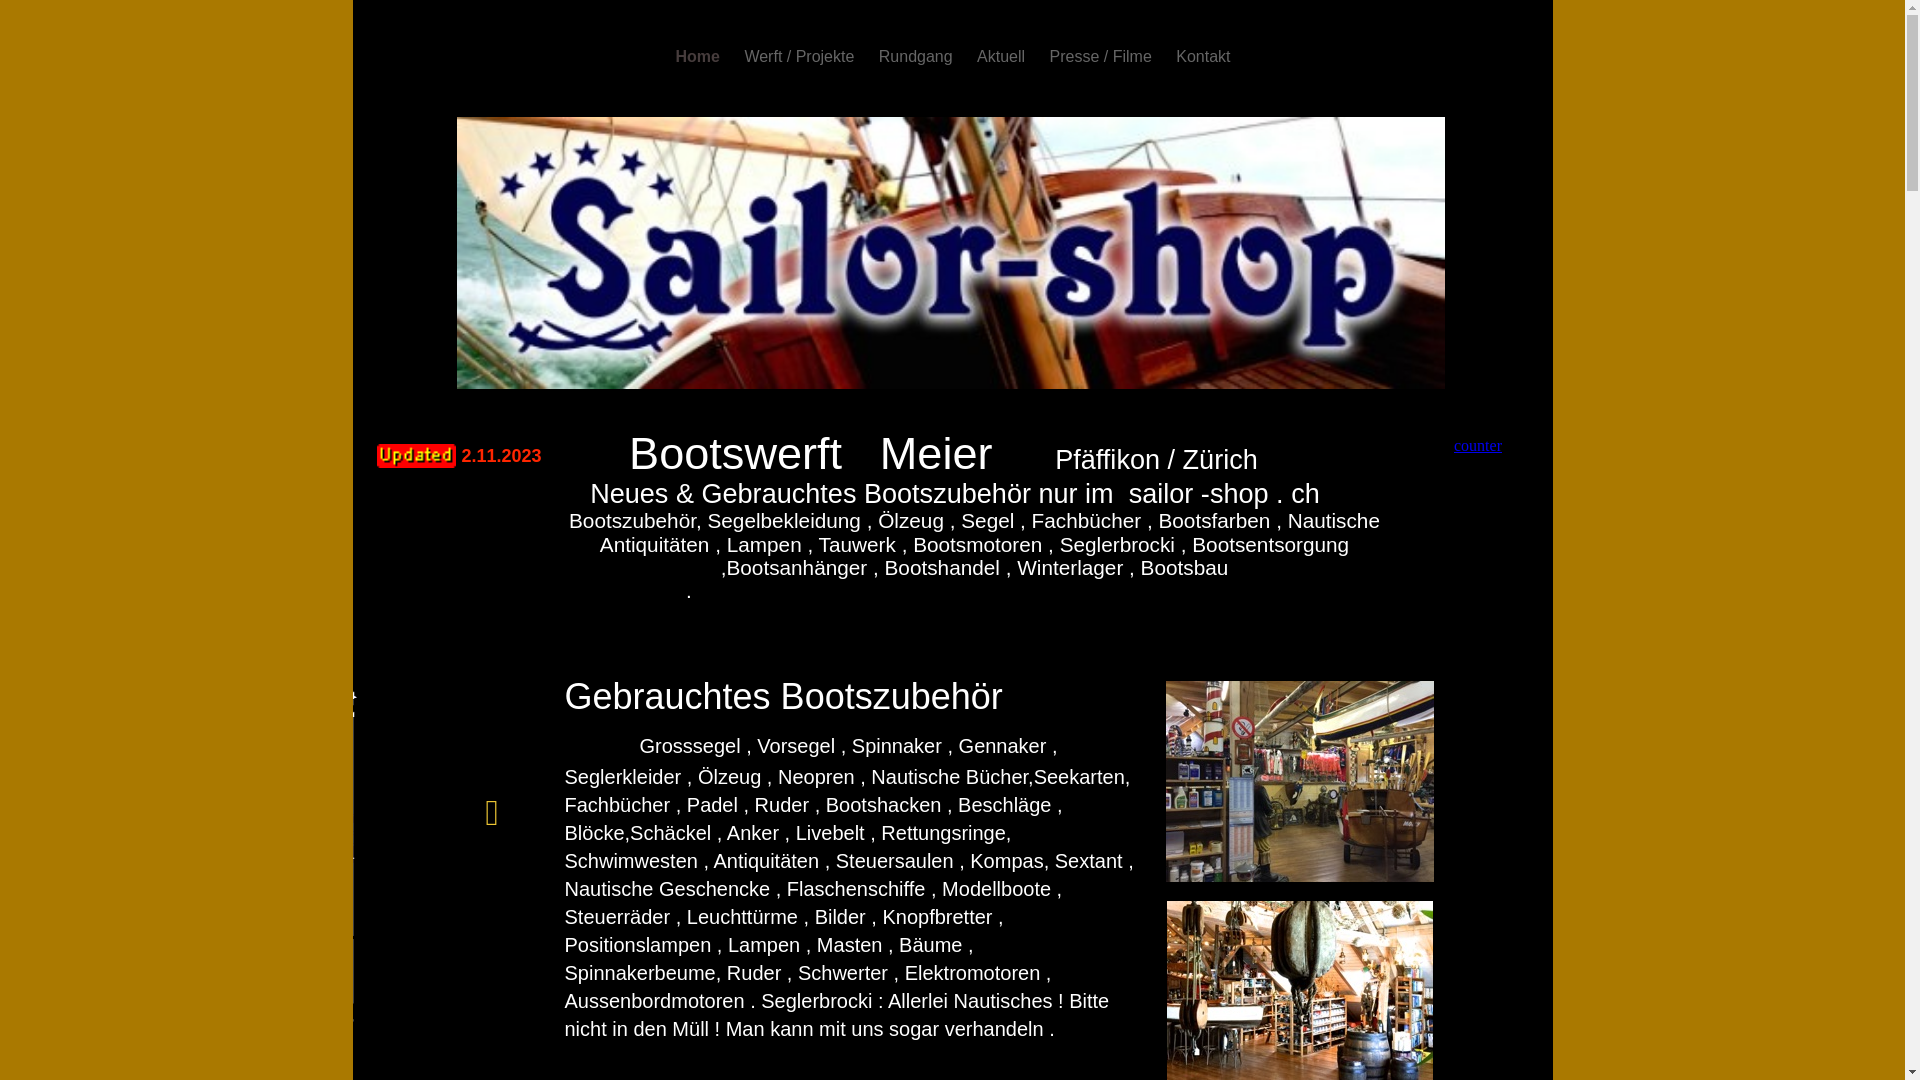 This screenshot has width=1920, height=1080. What do you see at coordinates (916, 55) in the screenshot?
I see `'Rundgang'` at bounding box center [916, 55].